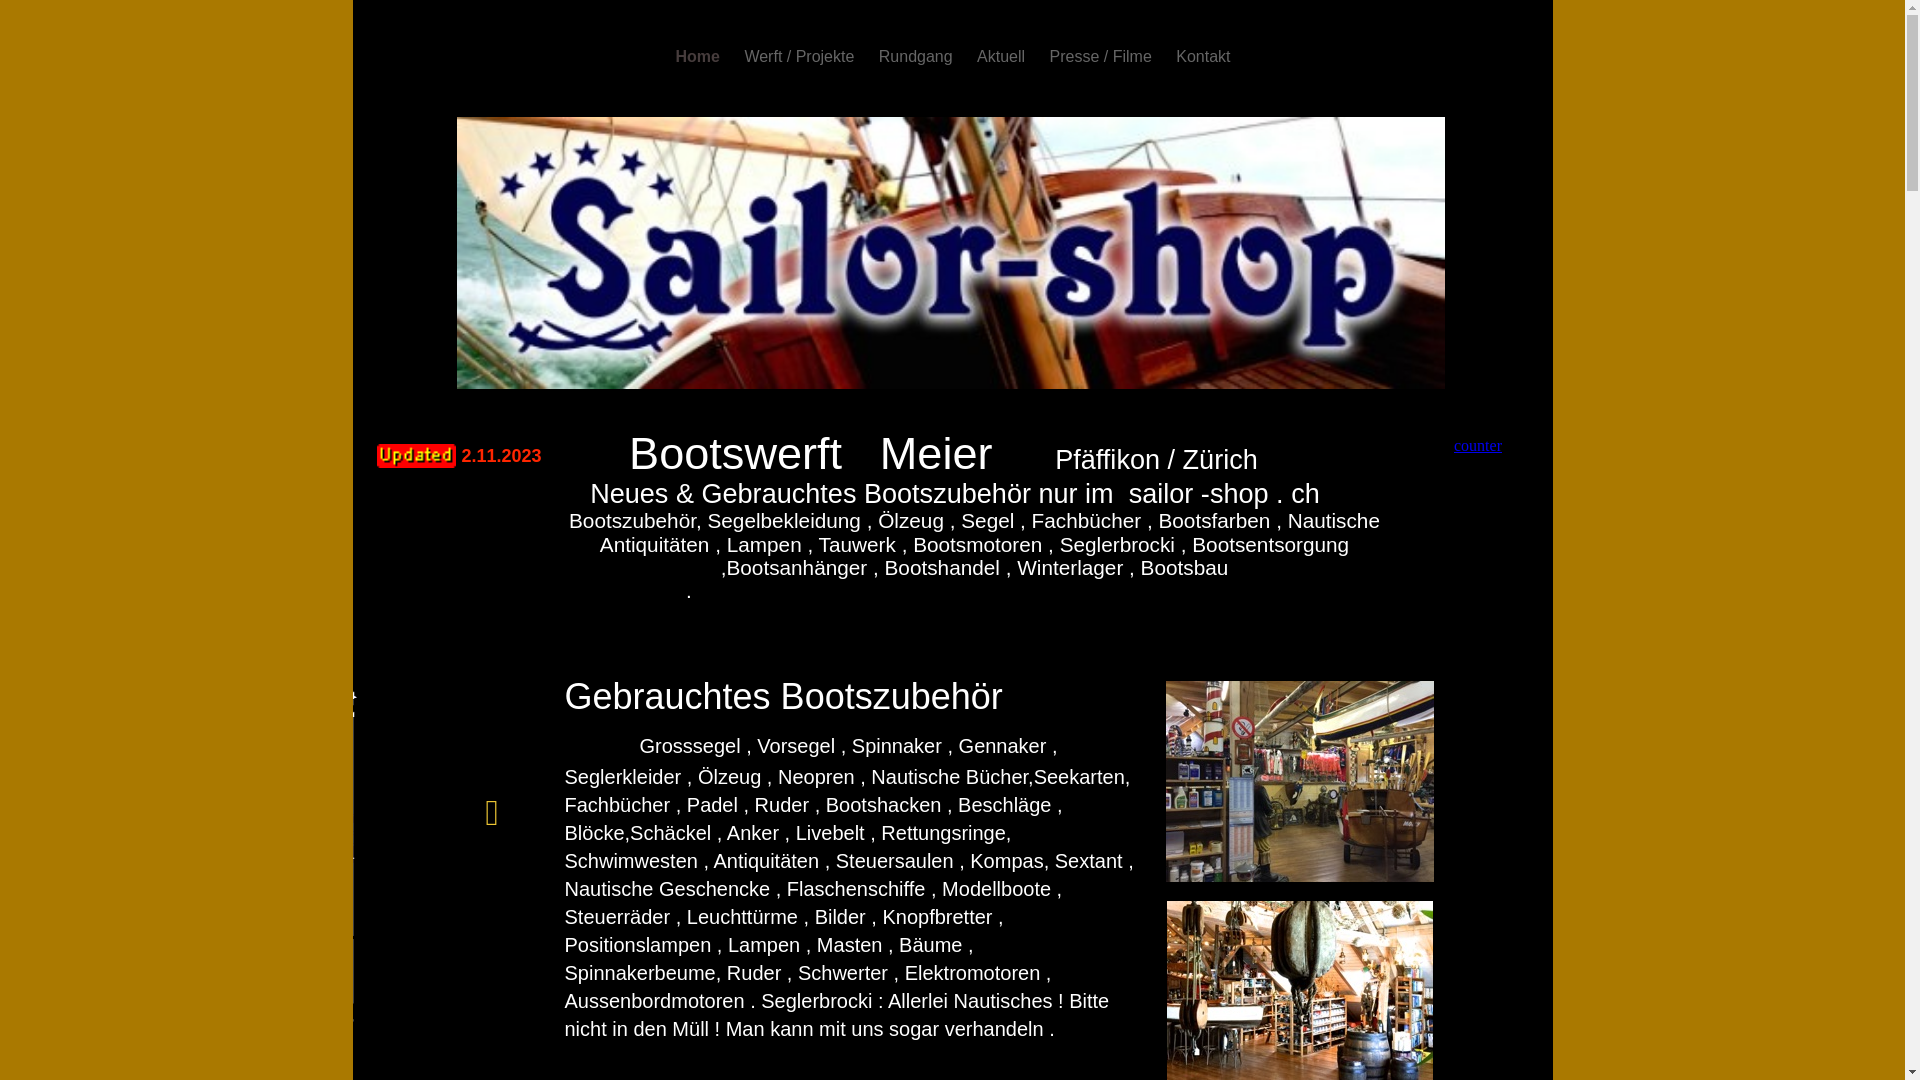 This screenshot has width=1920, height=1080. What do you see at coordinates (916, 55) in the screenshot?
I see `'Rundgang'` at bounding box center [916, 55].